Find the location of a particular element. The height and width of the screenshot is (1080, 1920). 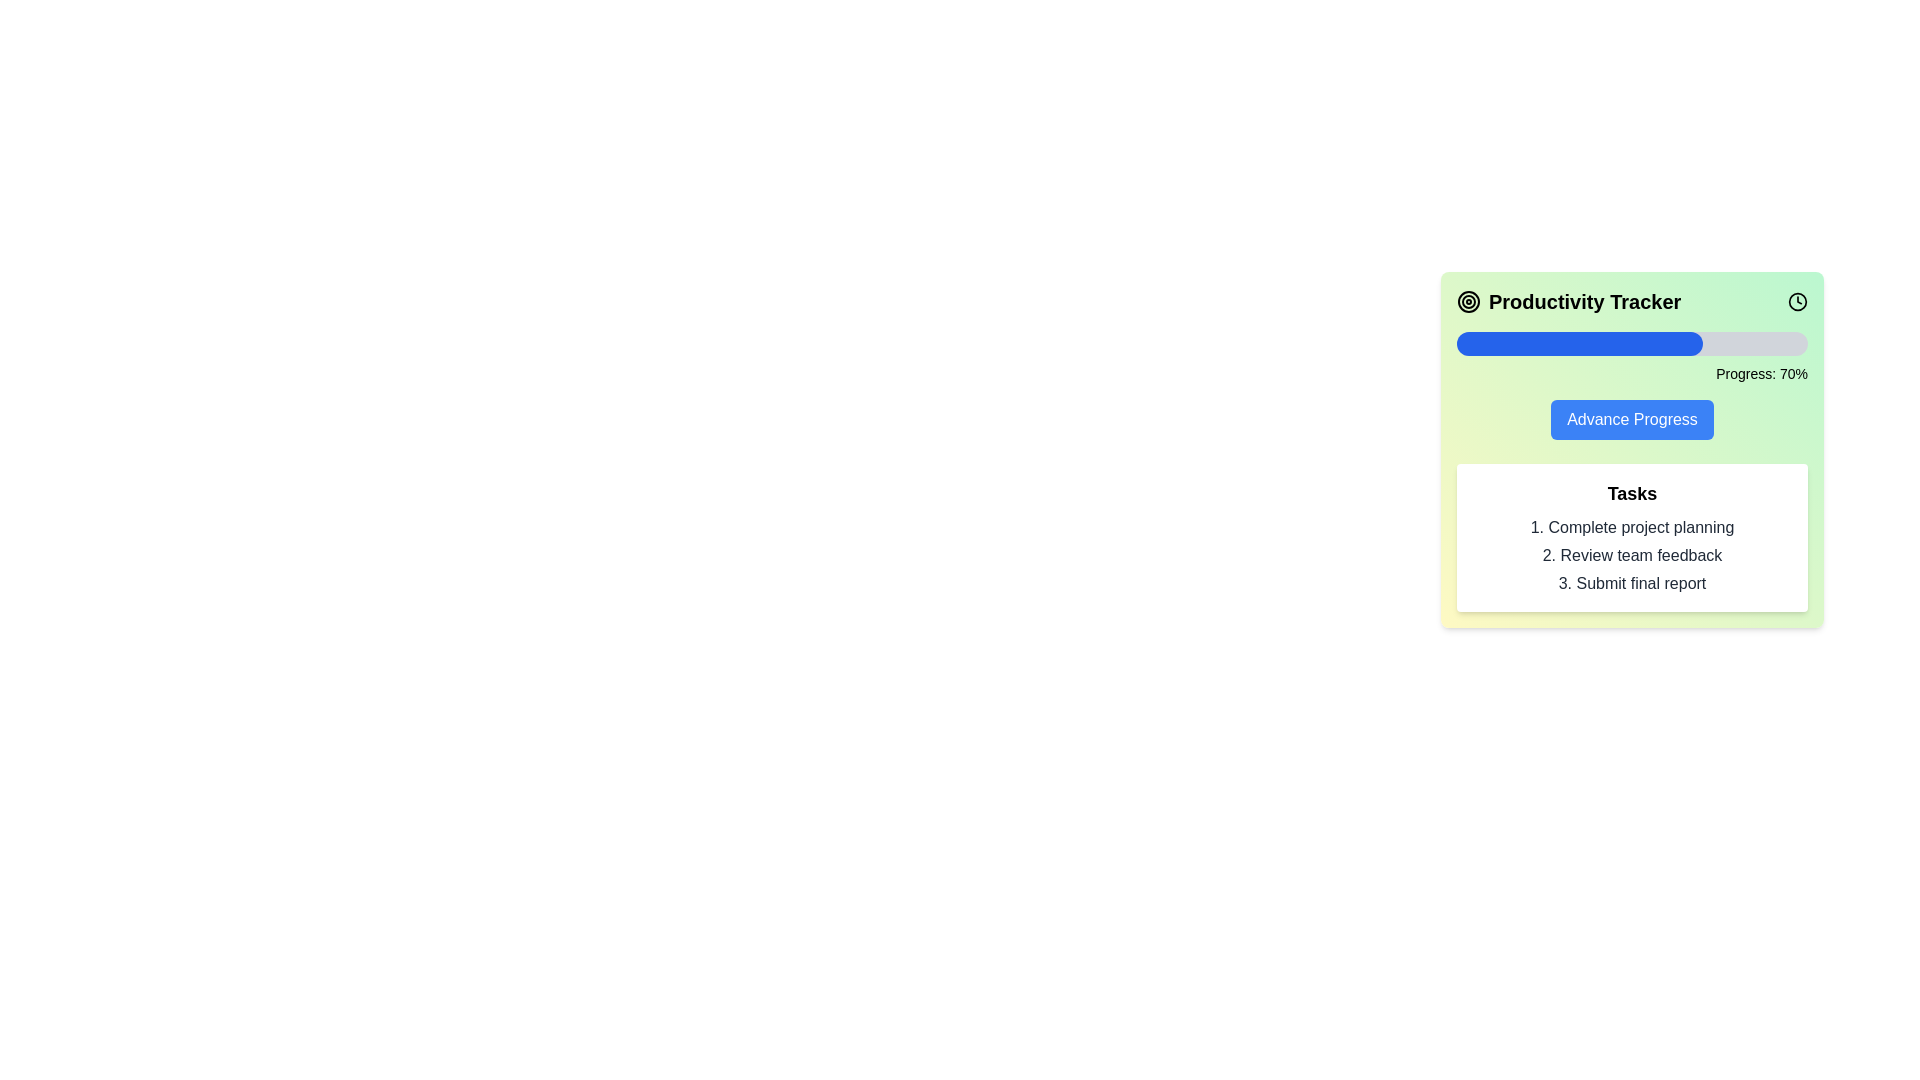

the text '2. Review team feedback' which is styled in a black font and is the second item in the enumerated list of tasks in the 'Tasks' section is located at coordinates (1632, 555).